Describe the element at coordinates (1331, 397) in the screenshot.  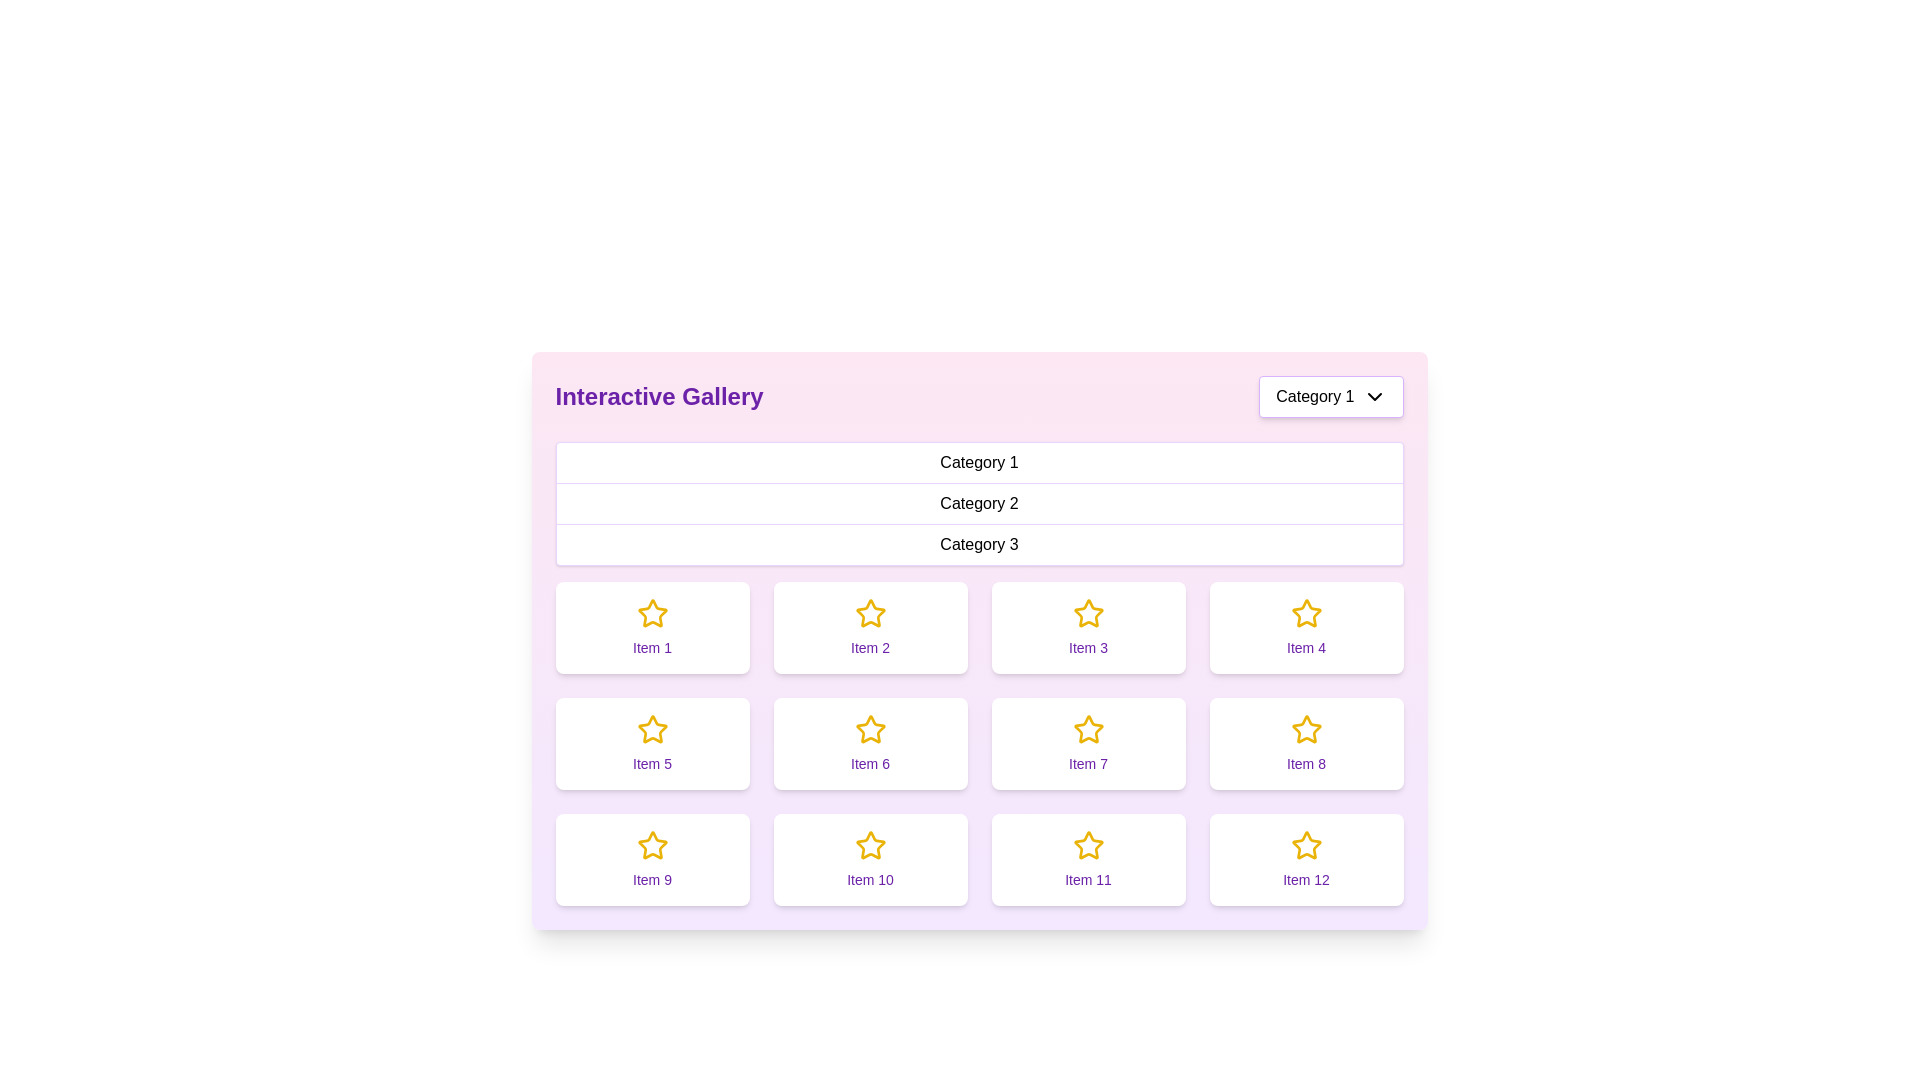
I see `the Dropdown menu toggle button labeled 'Category 1'` at that location.